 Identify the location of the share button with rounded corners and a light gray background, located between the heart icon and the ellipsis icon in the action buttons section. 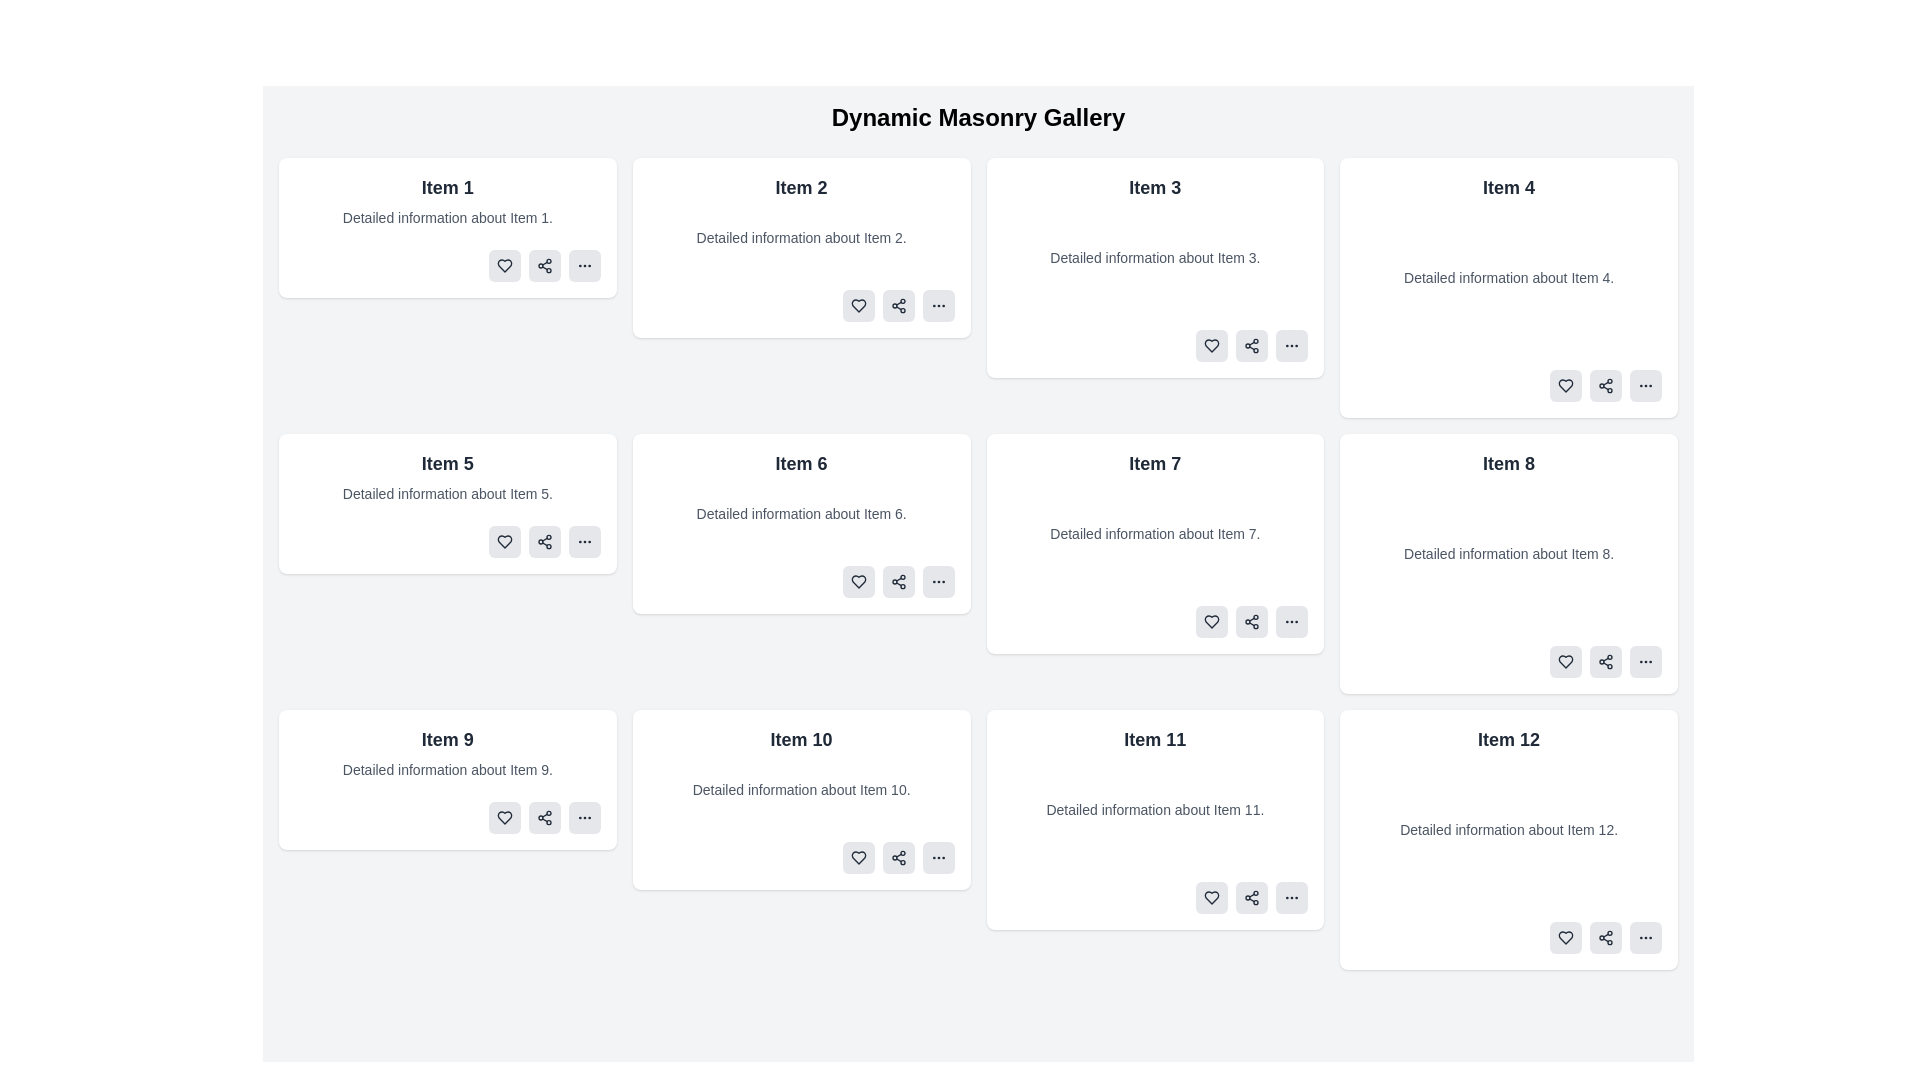
(1606, 385).